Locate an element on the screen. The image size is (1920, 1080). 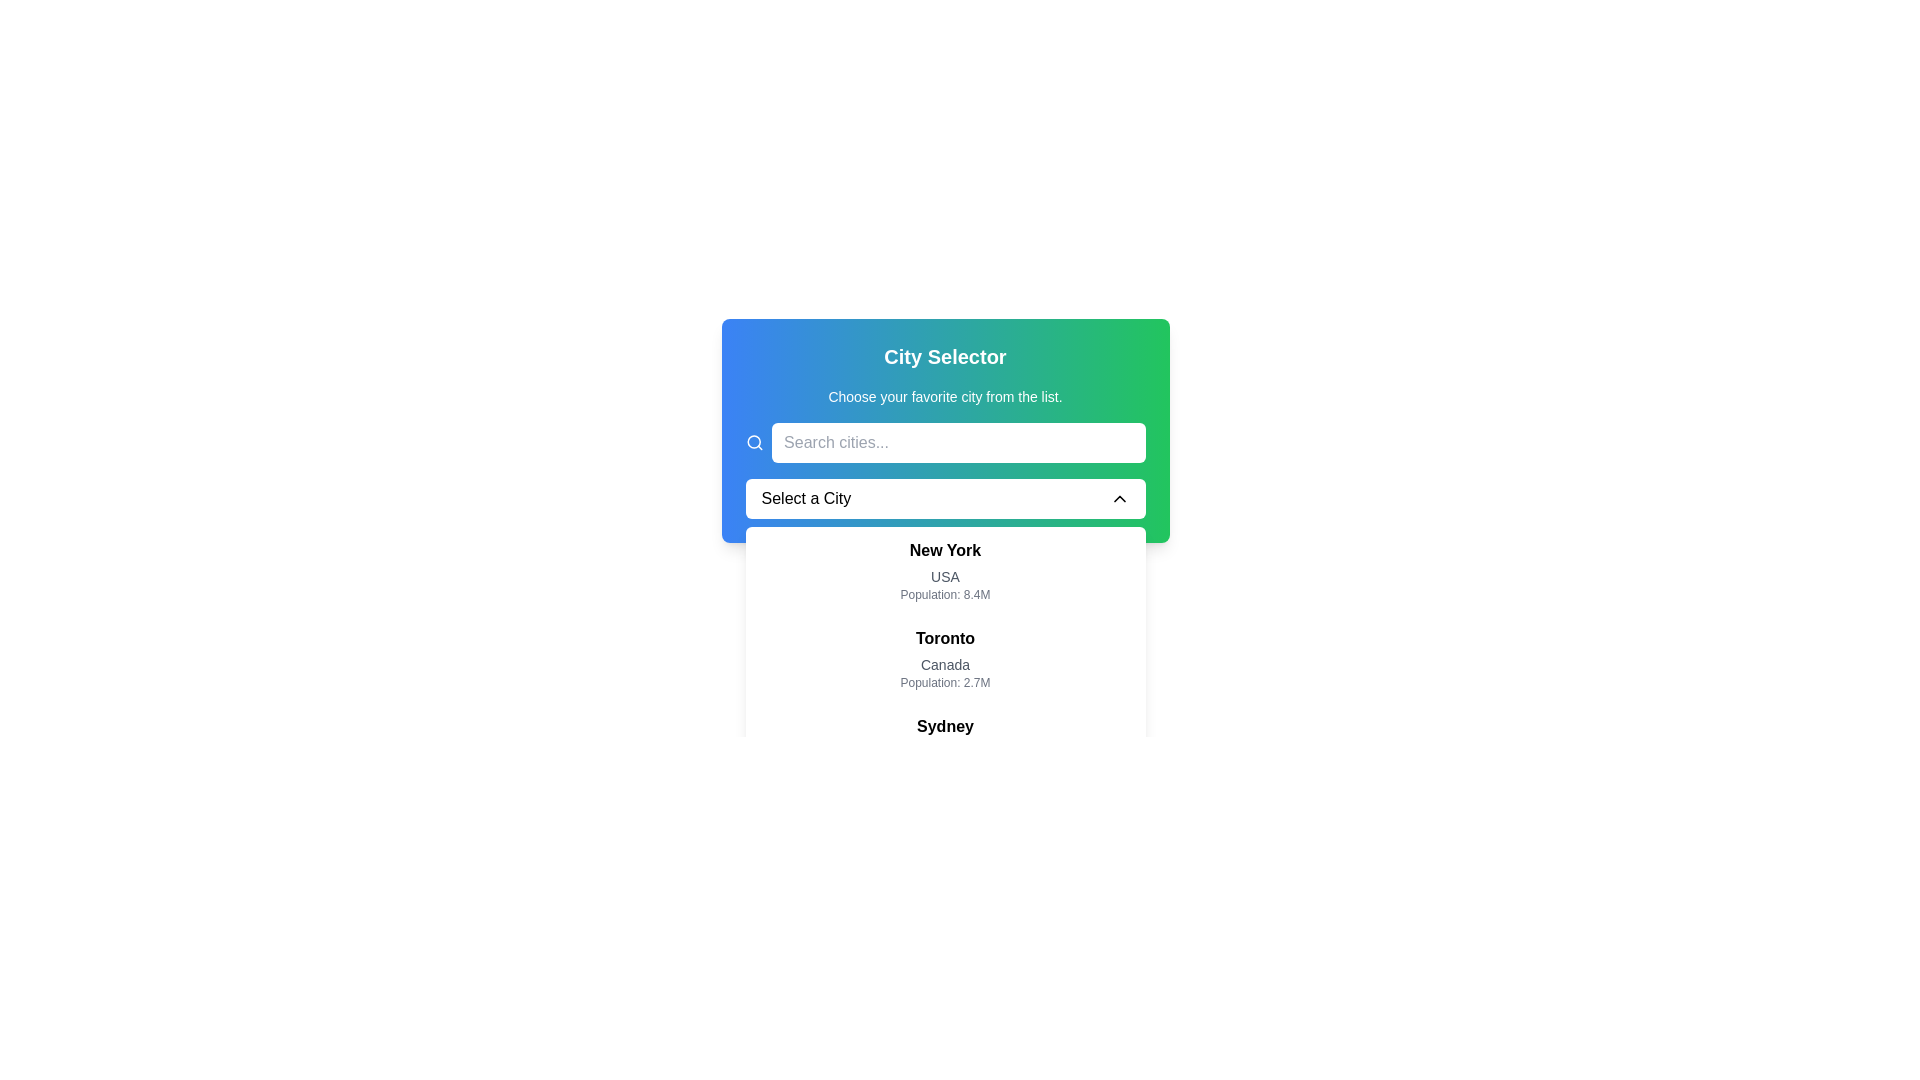
the city entry in the dropdown menu displaying city names is located at coordinates (944, 701).